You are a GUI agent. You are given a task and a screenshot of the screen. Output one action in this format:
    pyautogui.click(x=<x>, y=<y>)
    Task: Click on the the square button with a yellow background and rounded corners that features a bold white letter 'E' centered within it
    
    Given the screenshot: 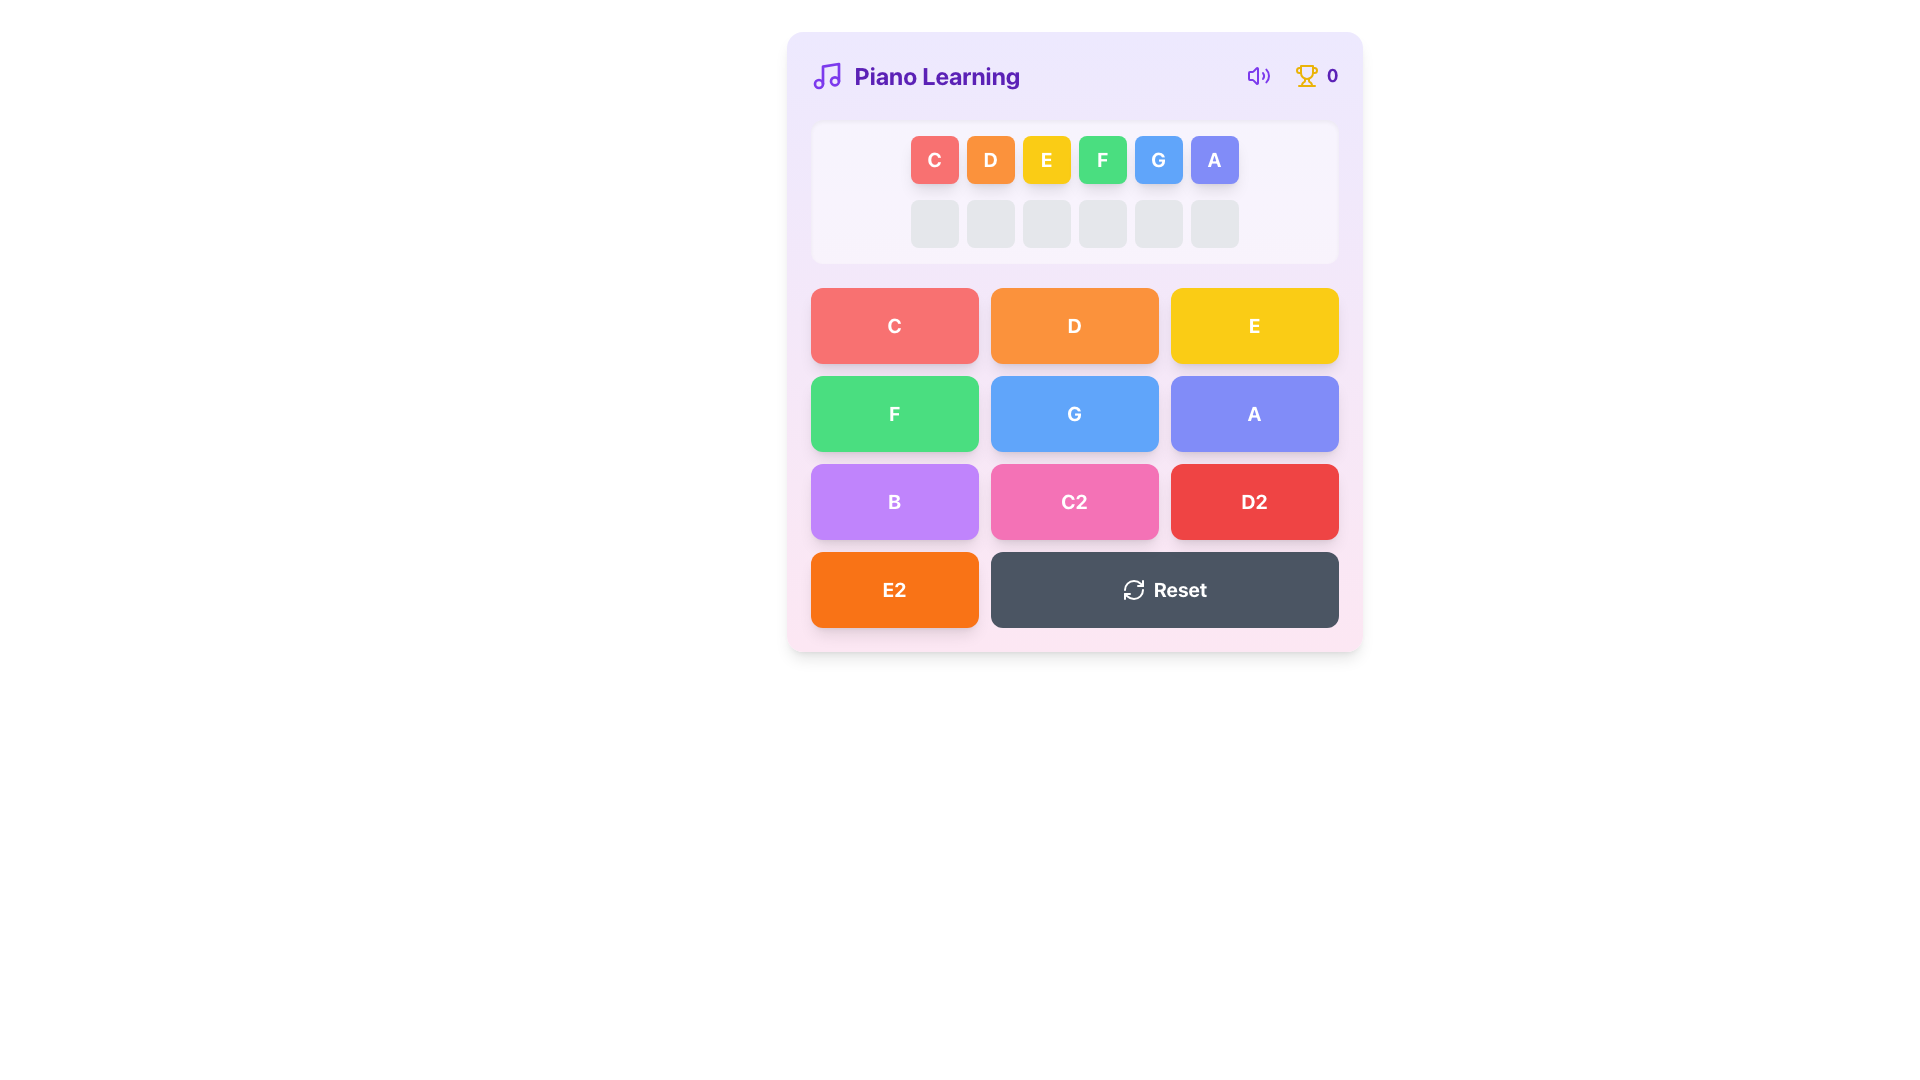 What is the action you would take?
    pyautogui.click(x=1045, y=158)
    